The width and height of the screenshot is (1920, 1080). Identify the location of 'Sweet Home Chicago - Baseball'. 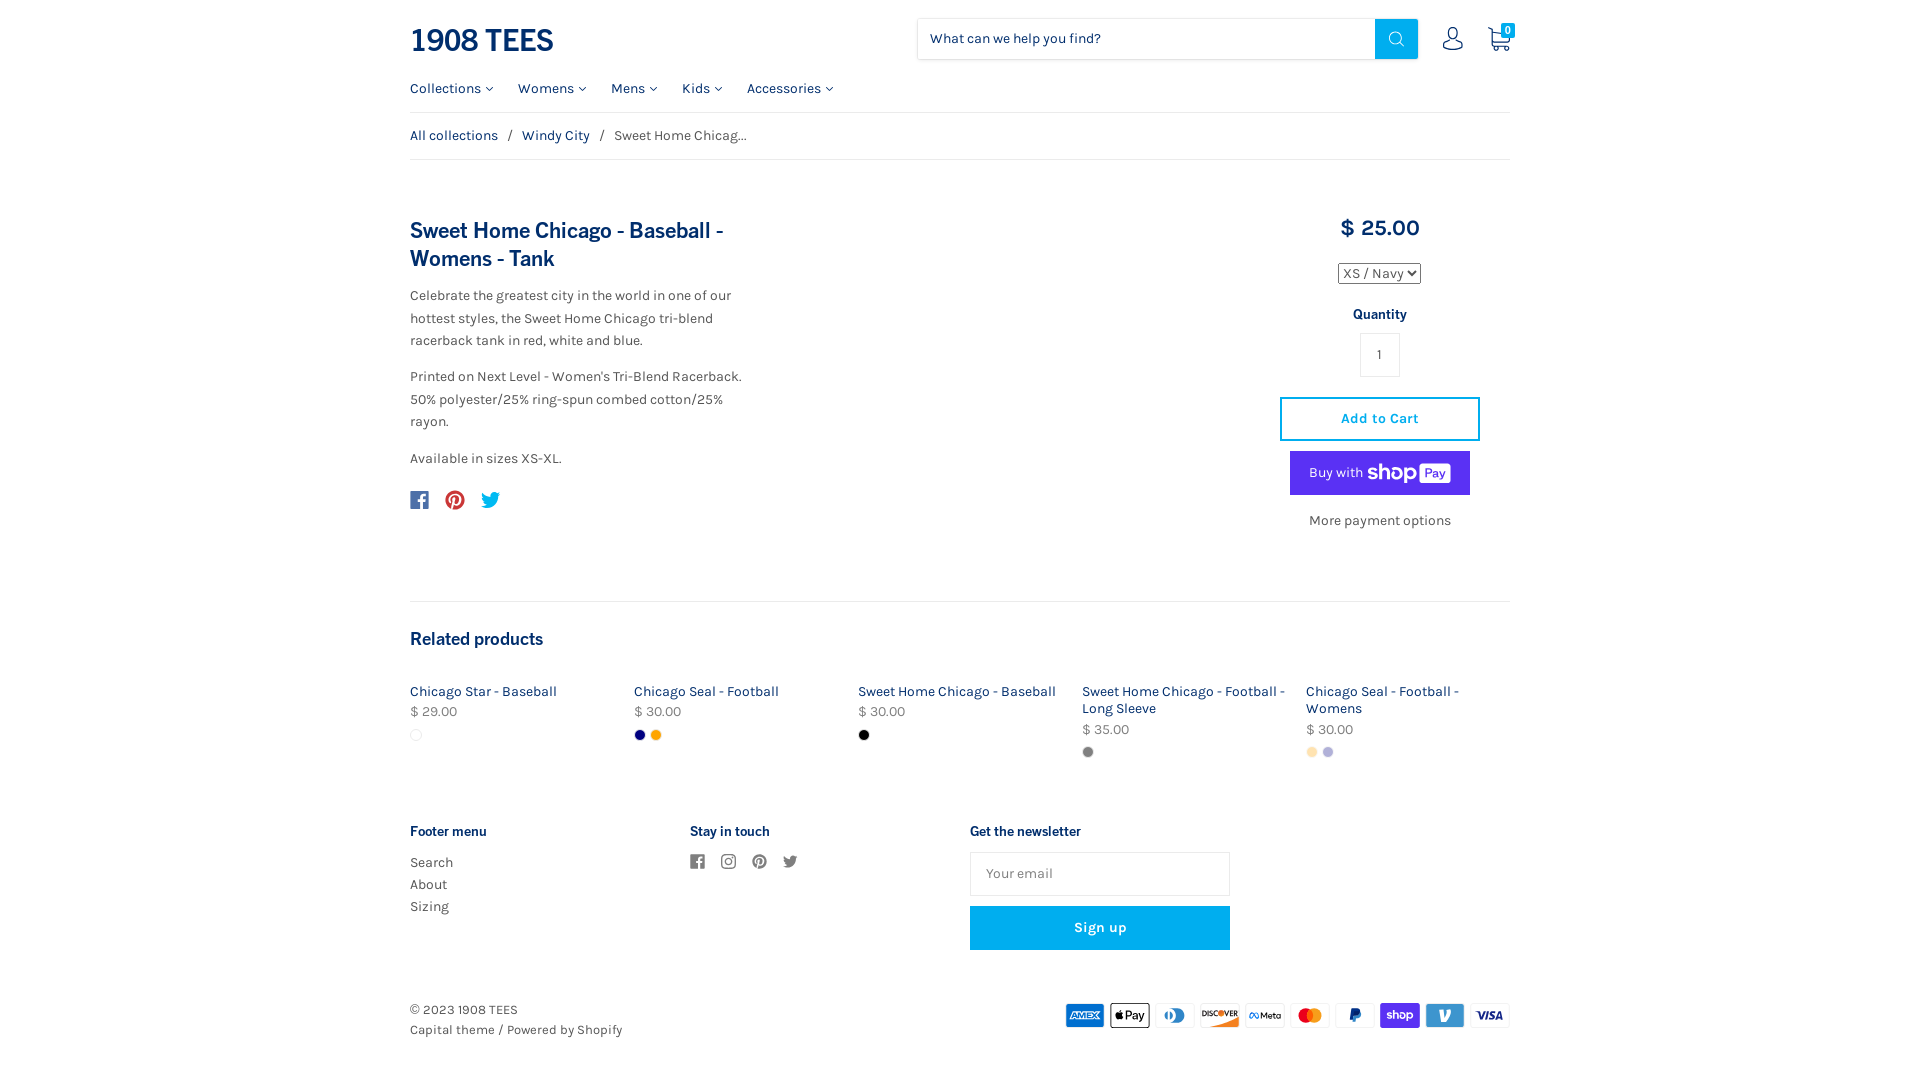
(858, 690).